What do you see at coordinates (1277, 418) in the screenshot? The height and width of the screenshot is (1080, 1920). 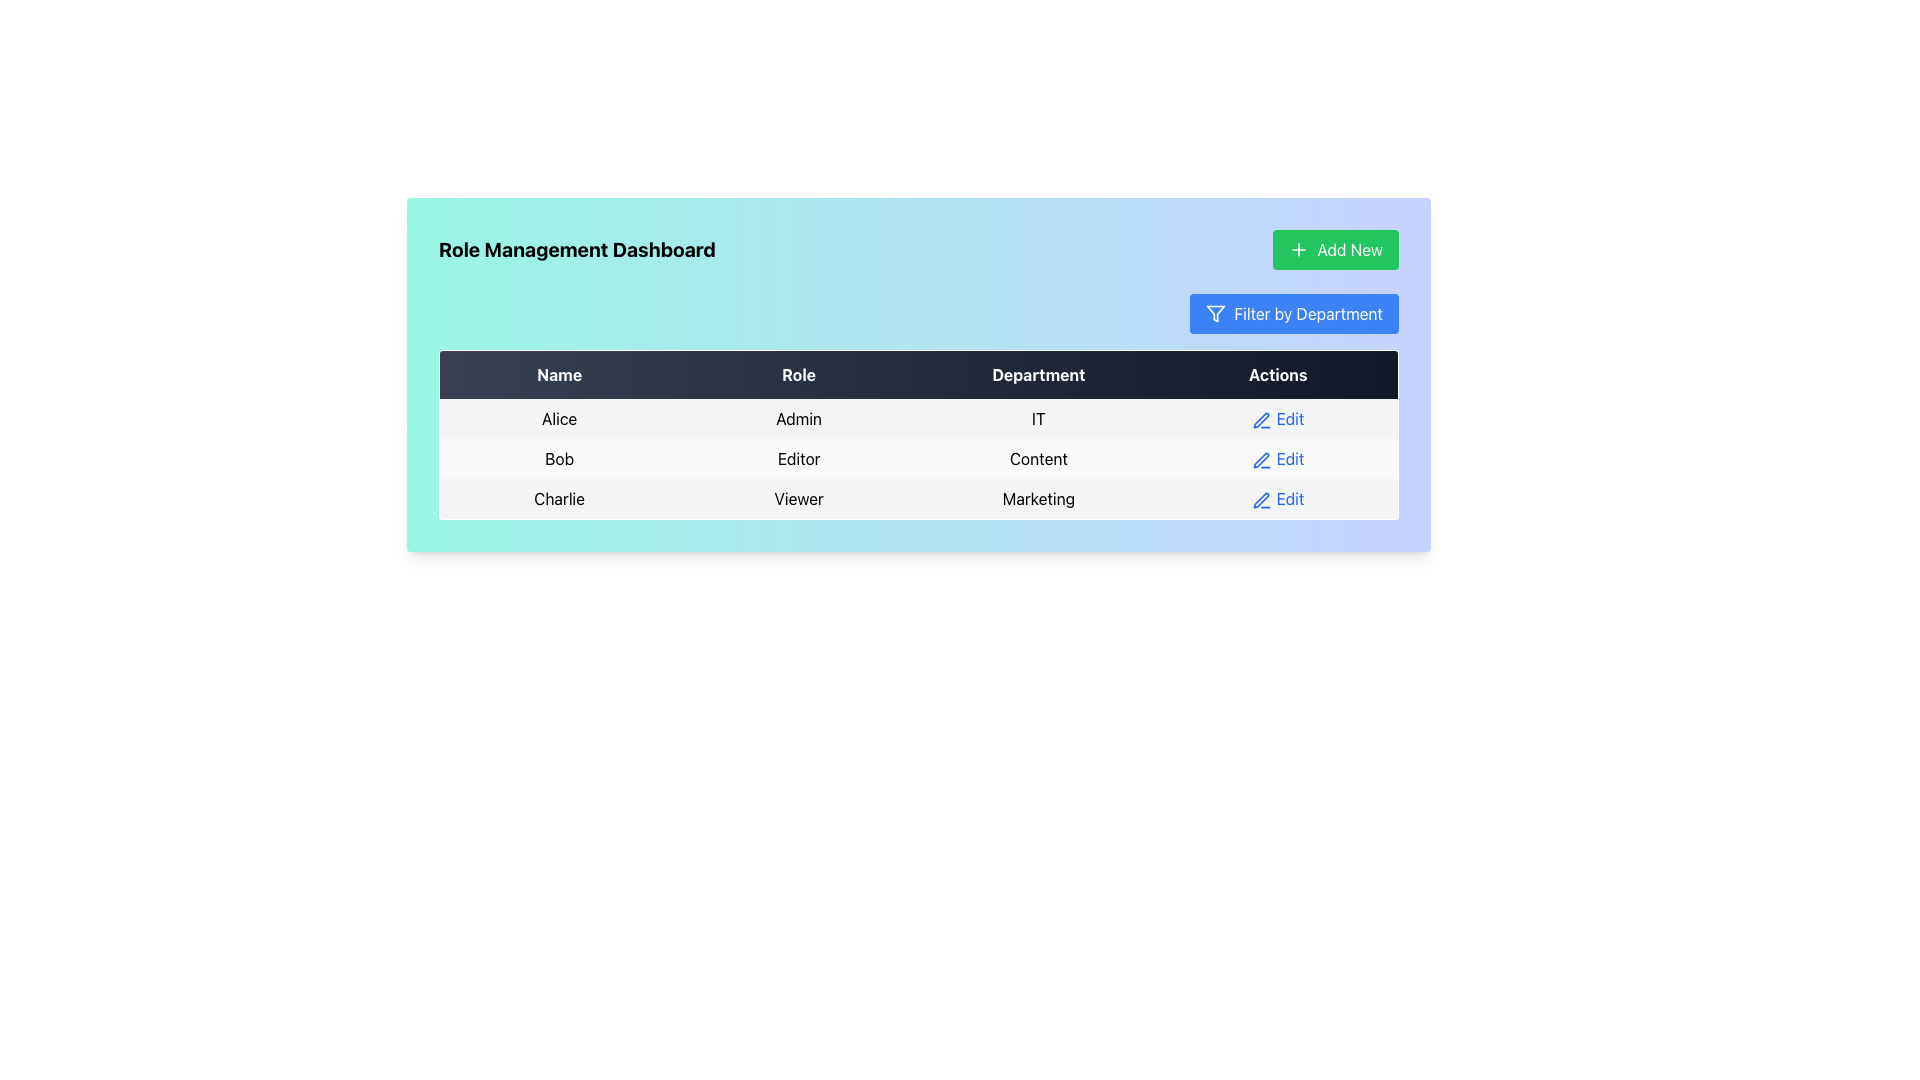 I see `the clickable link with a blue stylized pen icon and the text 'Edit' in the Actions column of the second row, located next to the IT department` at bounding box center [1277, 418].